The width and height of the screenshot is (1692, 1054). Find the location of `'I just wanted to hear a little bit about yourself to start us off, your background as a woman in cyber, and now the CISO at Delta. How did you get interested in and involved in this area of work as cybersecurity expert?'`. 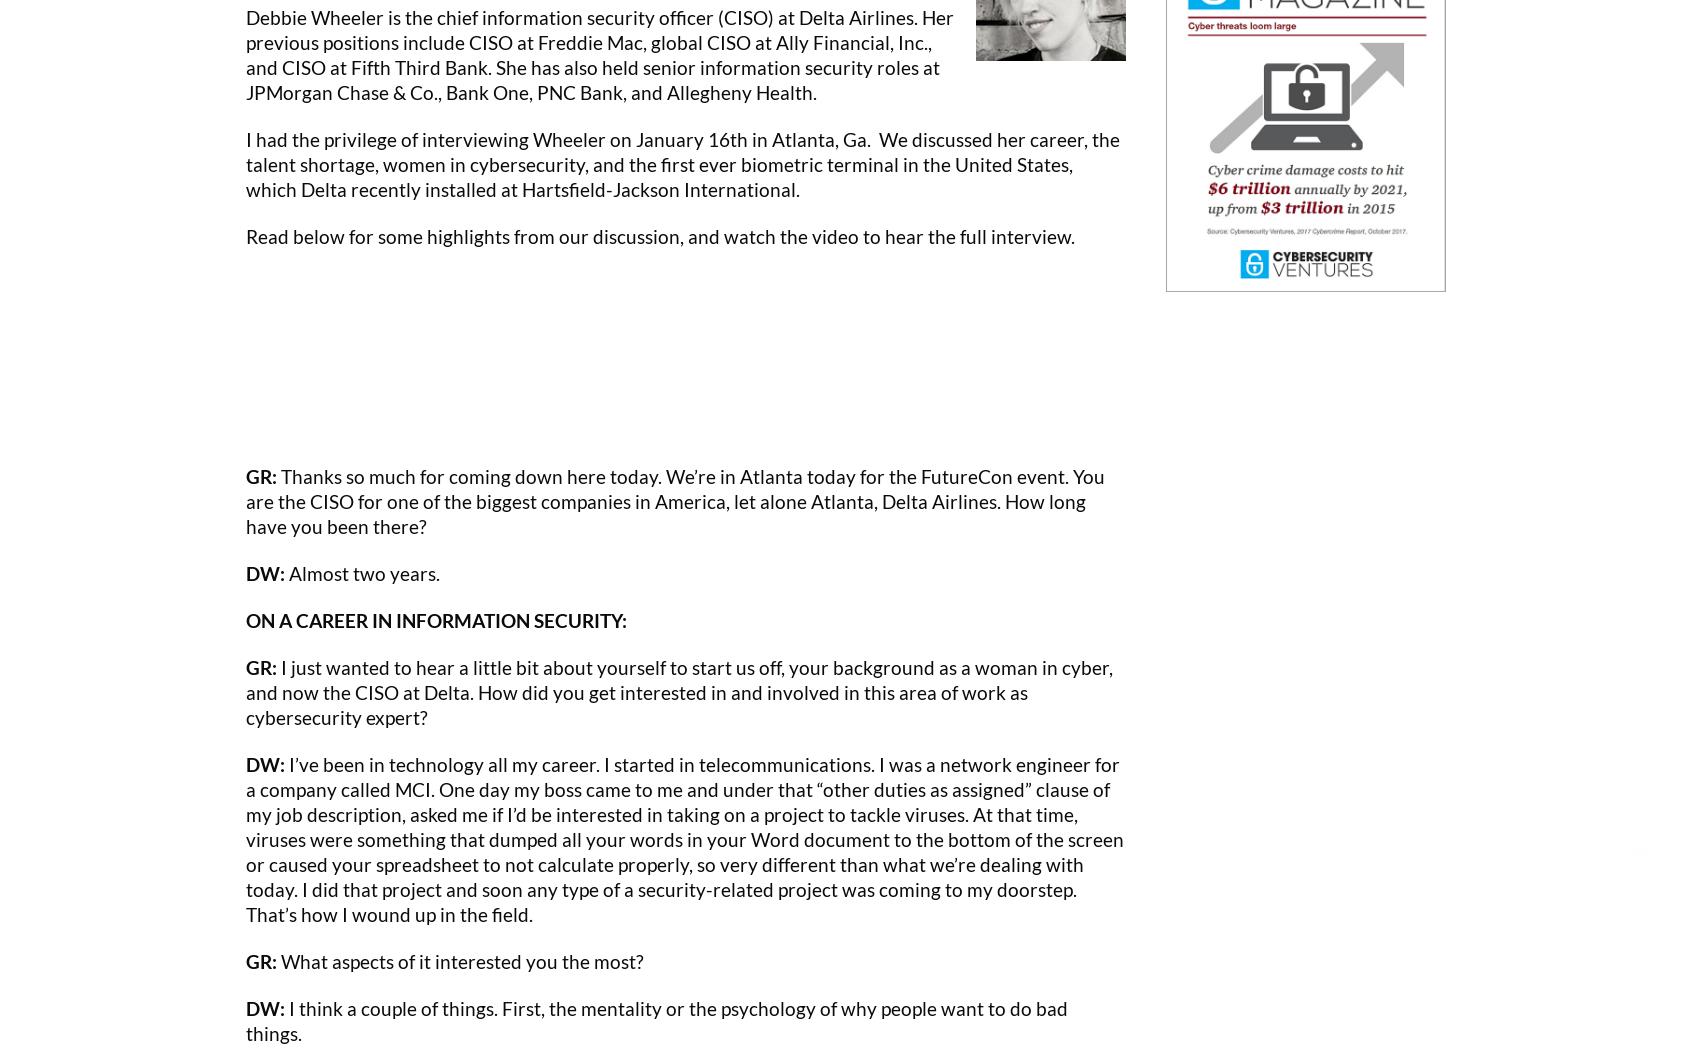

'I just wanted to hear a little bit about yourself to start us off, your background as a woman in cyber, and now the CISO at Delta. How did you get interested in and involved in this area of work as cybersecurity expert?' is located at coordinates (679, 690).